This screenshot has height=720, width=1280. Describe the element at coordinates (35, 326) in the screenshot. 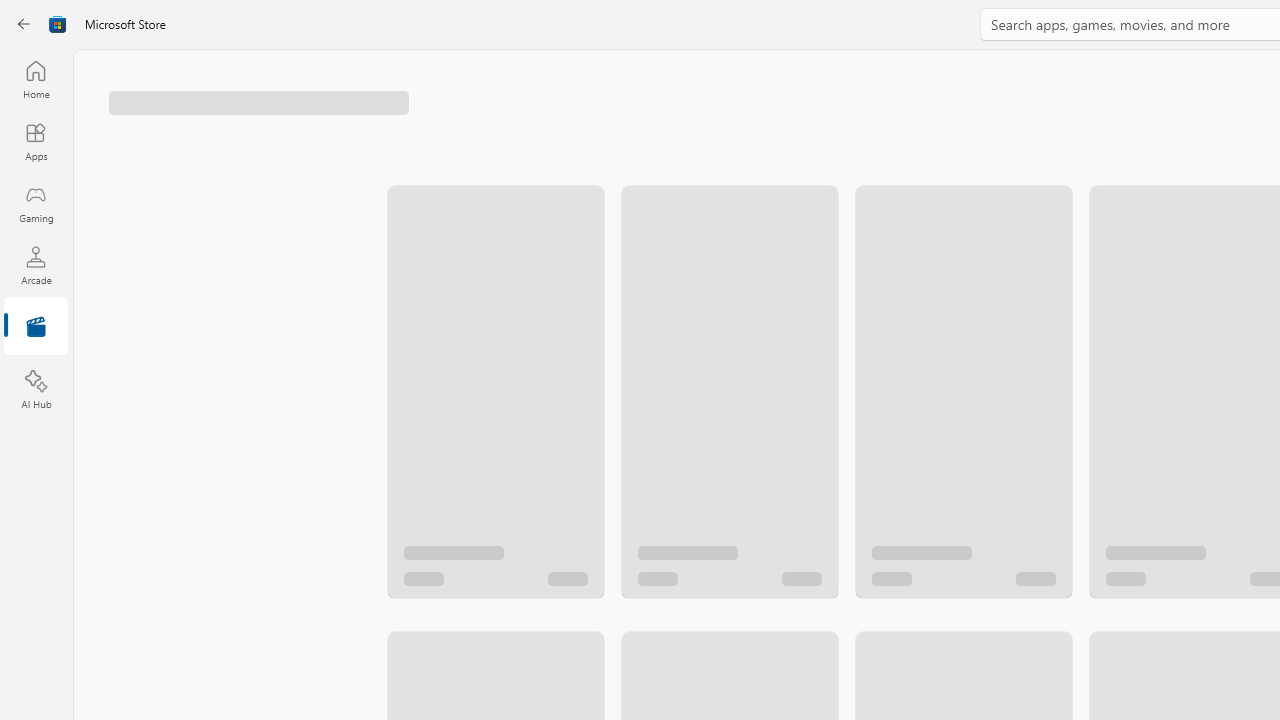

I see `'Entertainment'` at that location.